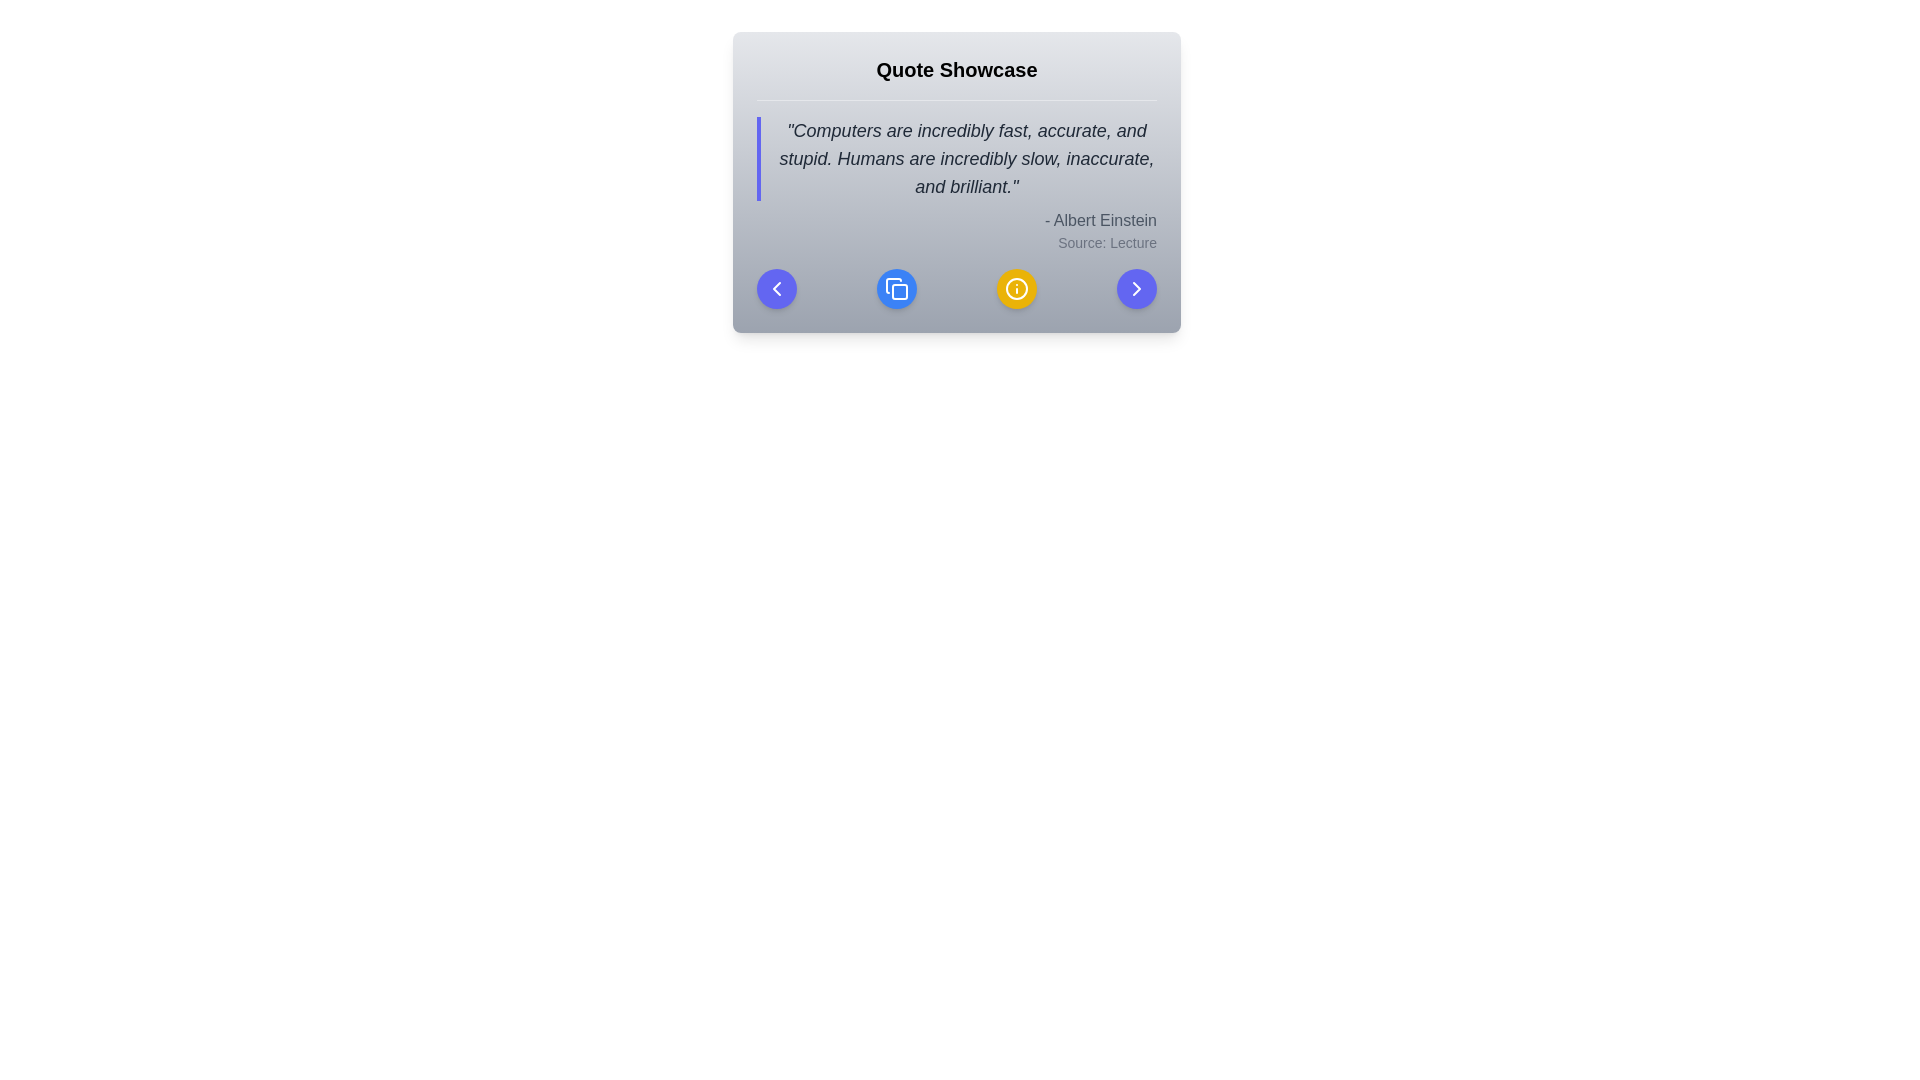 Image resolution: width=1920 pixels, height=1080 pixels. I want to click on the third button in the row at the bottom of the card, so click(1017, 289).